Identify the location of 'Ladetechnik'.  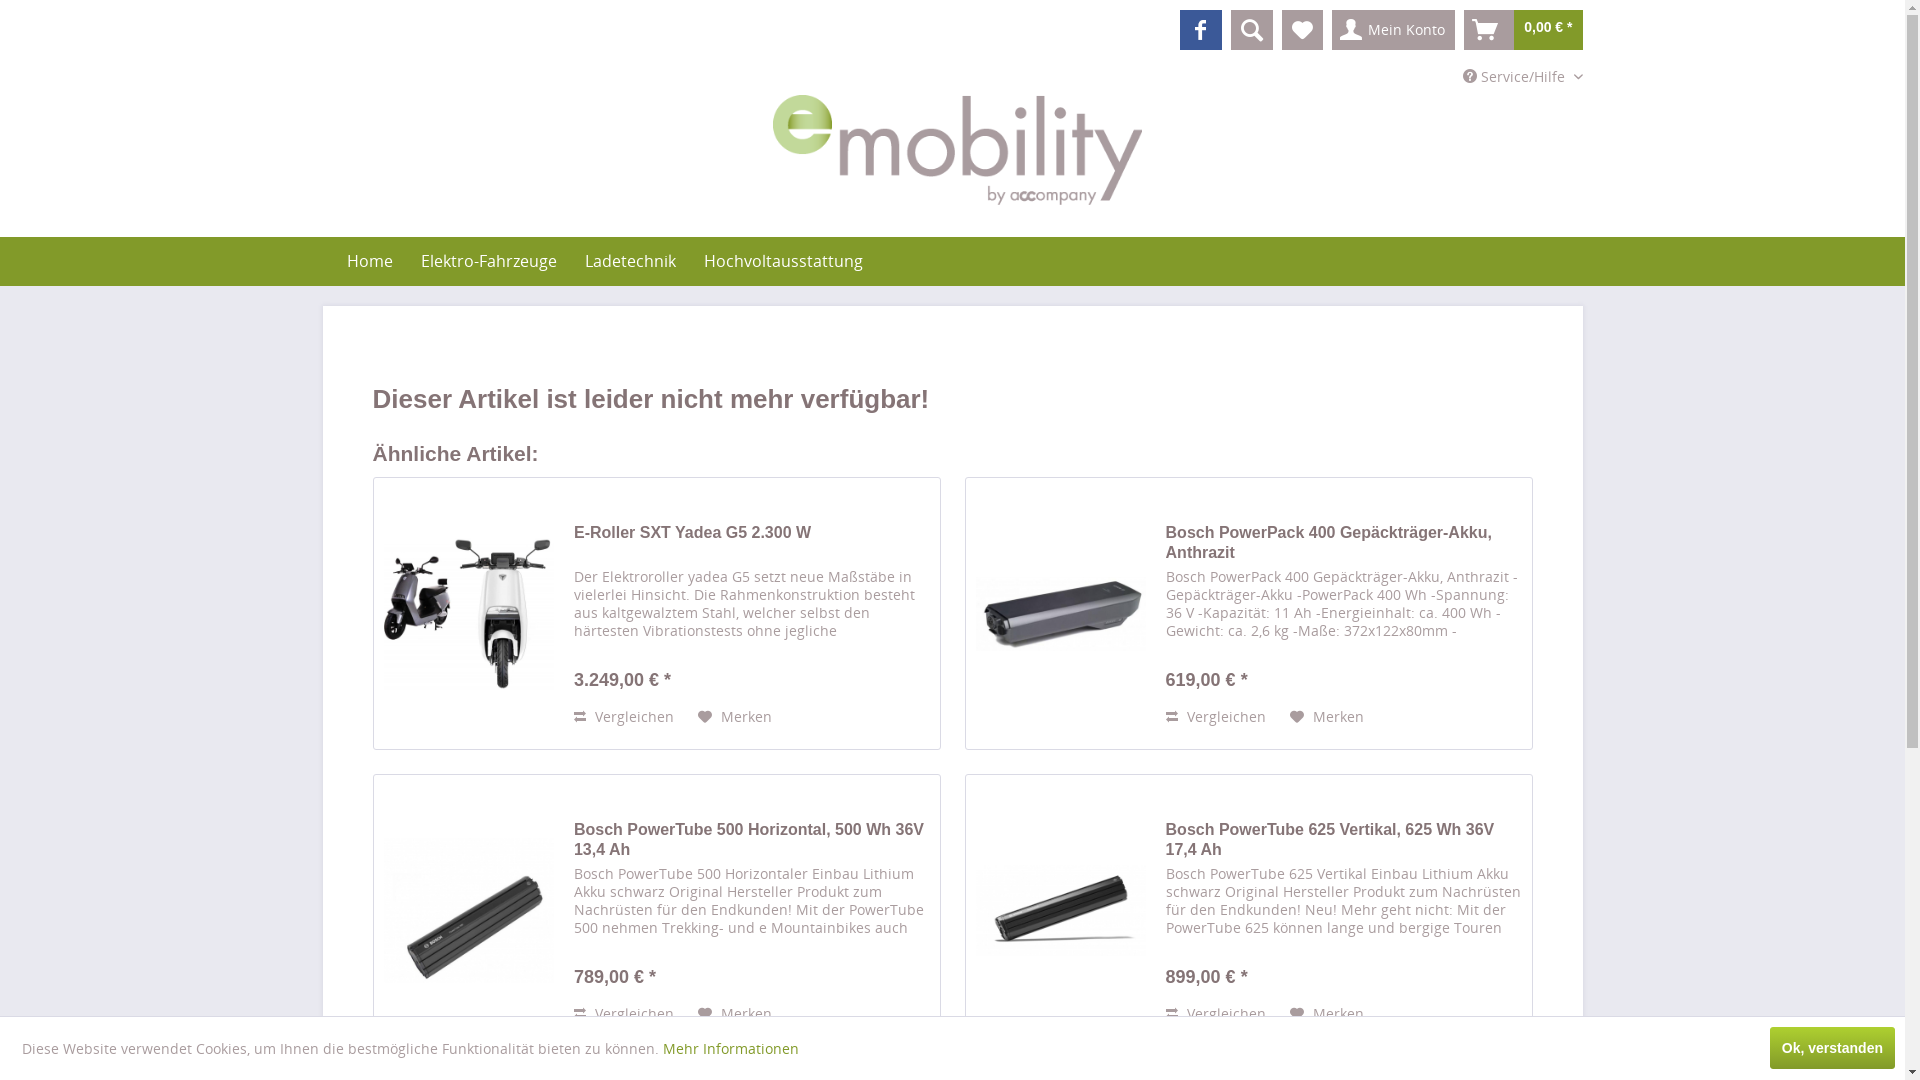
(628, 260).